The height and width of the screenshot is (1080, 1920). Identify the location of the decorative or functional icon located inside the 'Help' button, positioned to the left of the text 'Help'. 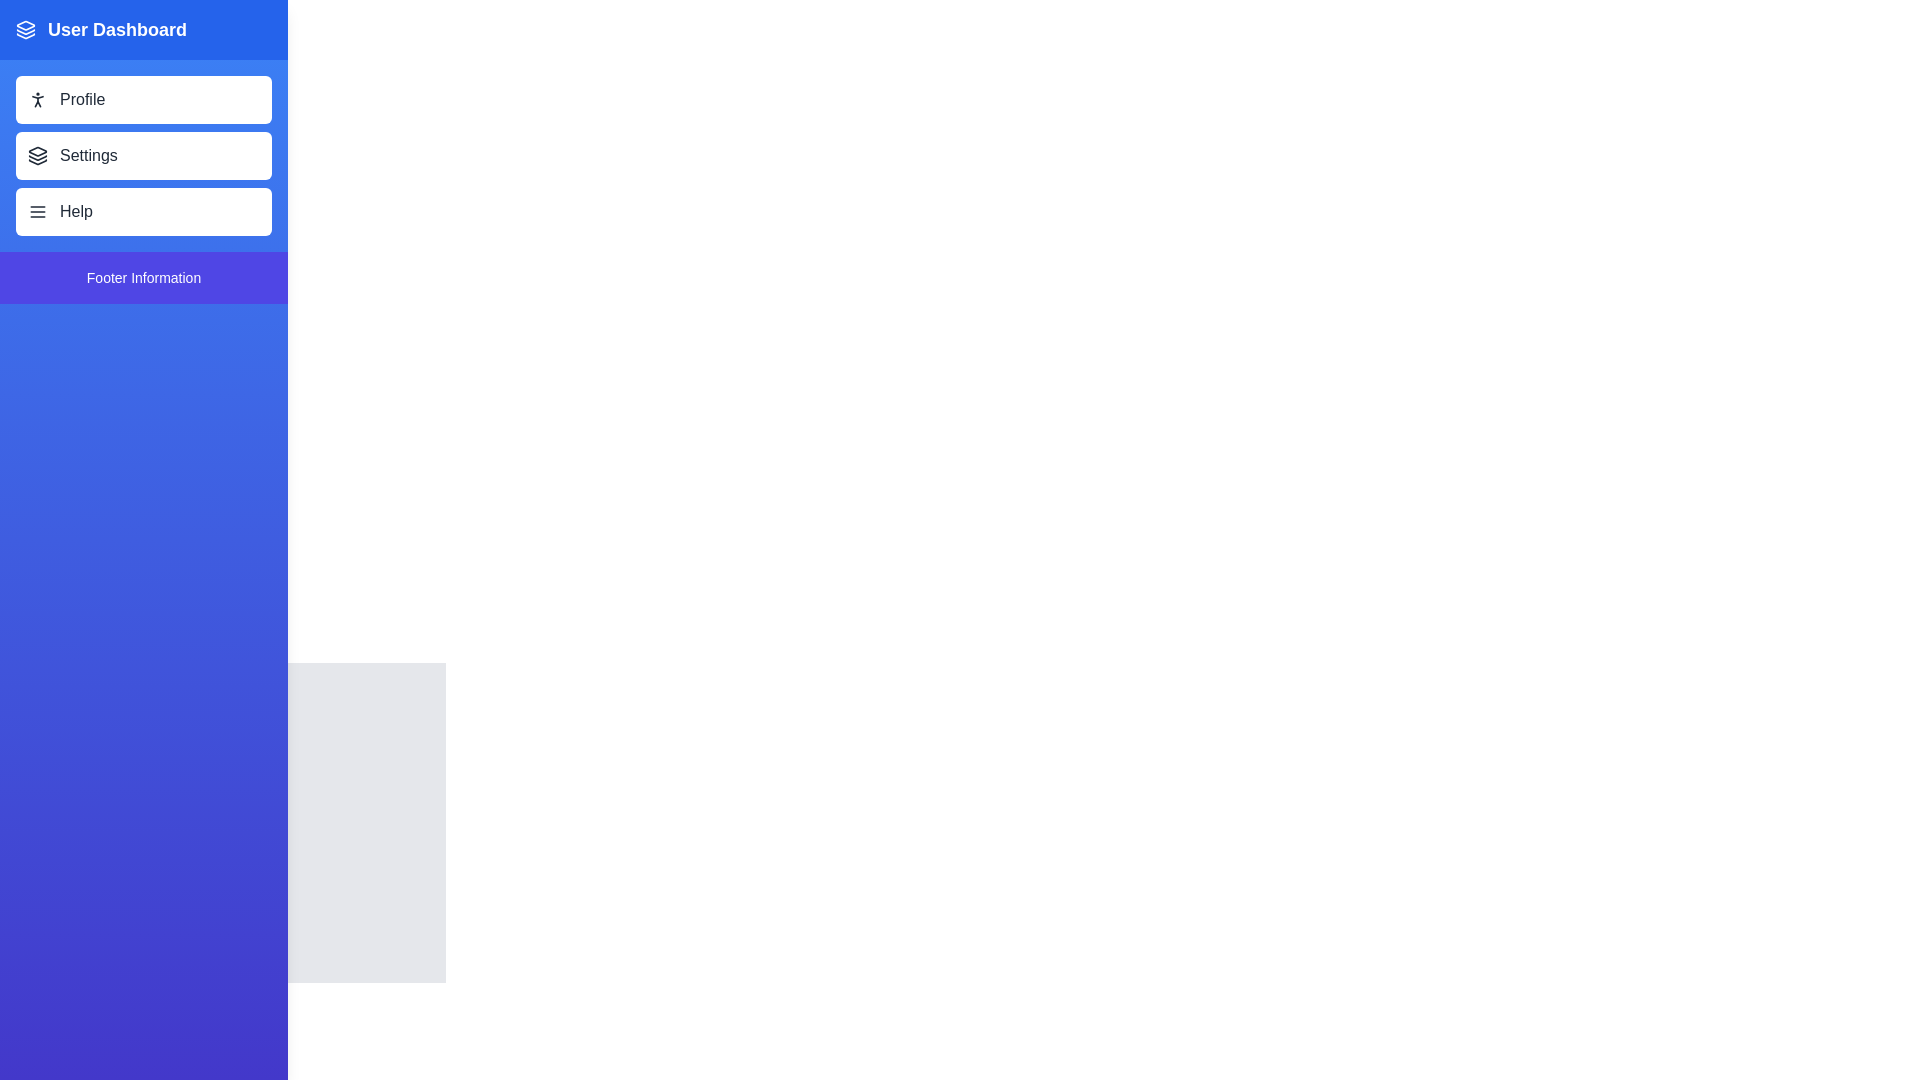
(38, 212).